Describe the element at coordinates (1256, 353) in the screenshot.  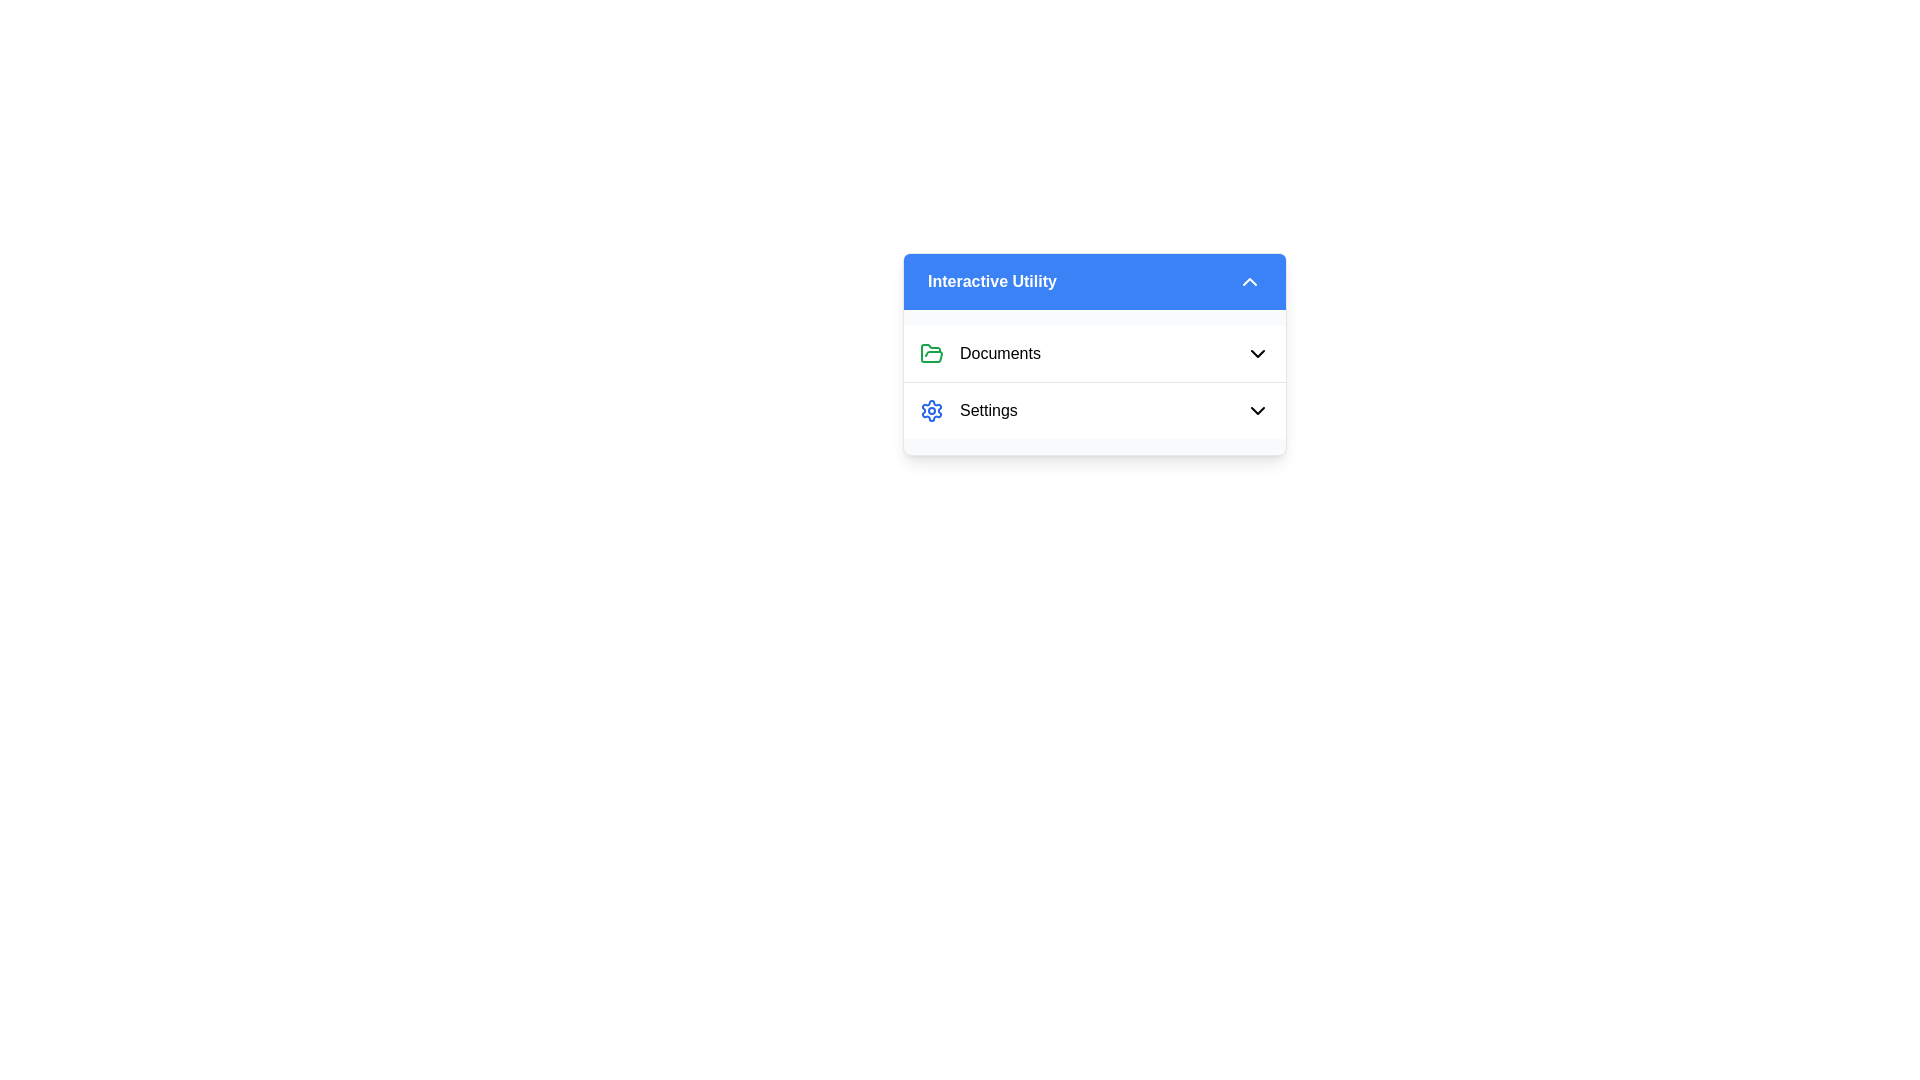
I see `the Dropdown Toggle Button (Chevron Icon) located at the far-right of the row containing the 'Documents' label` at that location.